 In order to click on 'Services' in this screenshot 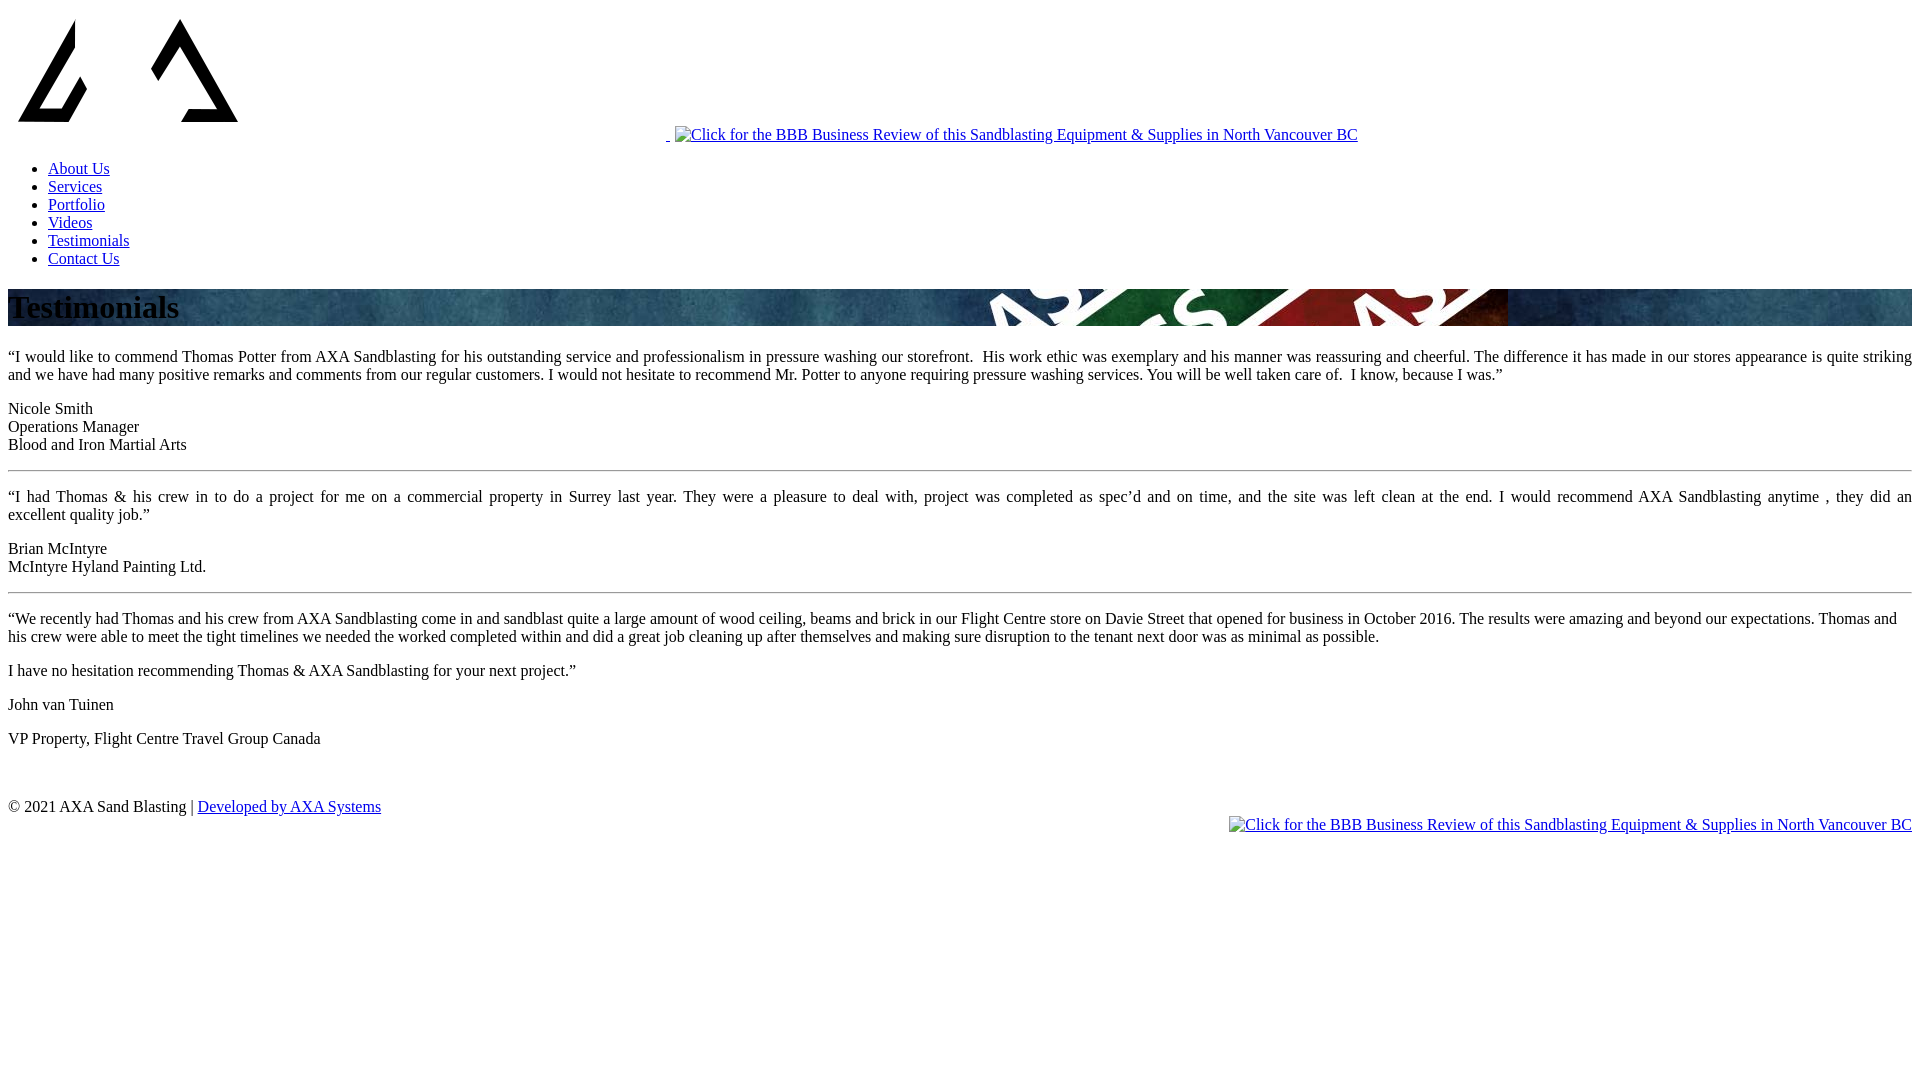, I will do `click(75, 186)`.